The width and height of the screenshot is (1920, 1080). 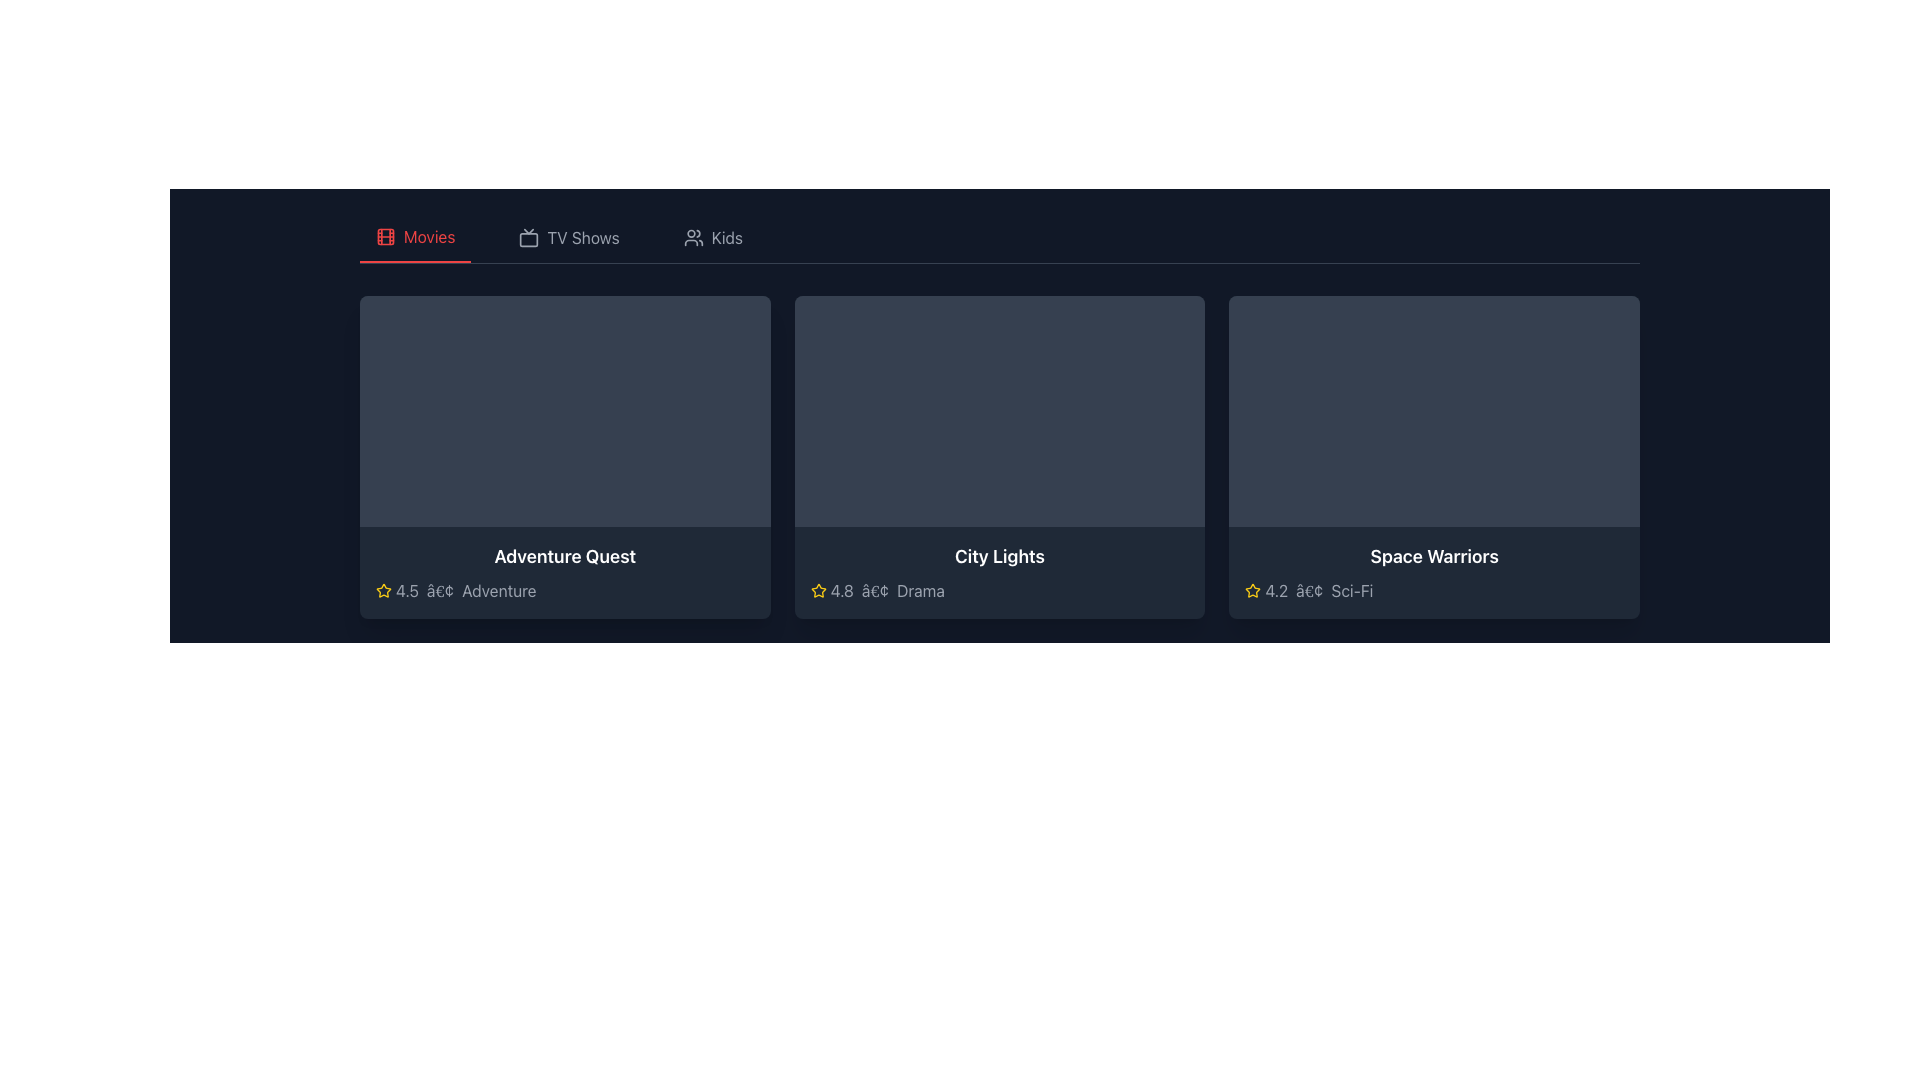 I want to click on numeric text '4.8' styled with a gray font color, which is located next to a yellow star icon in the metadata row for the item 'City Lights', so click(x=842, y=589).